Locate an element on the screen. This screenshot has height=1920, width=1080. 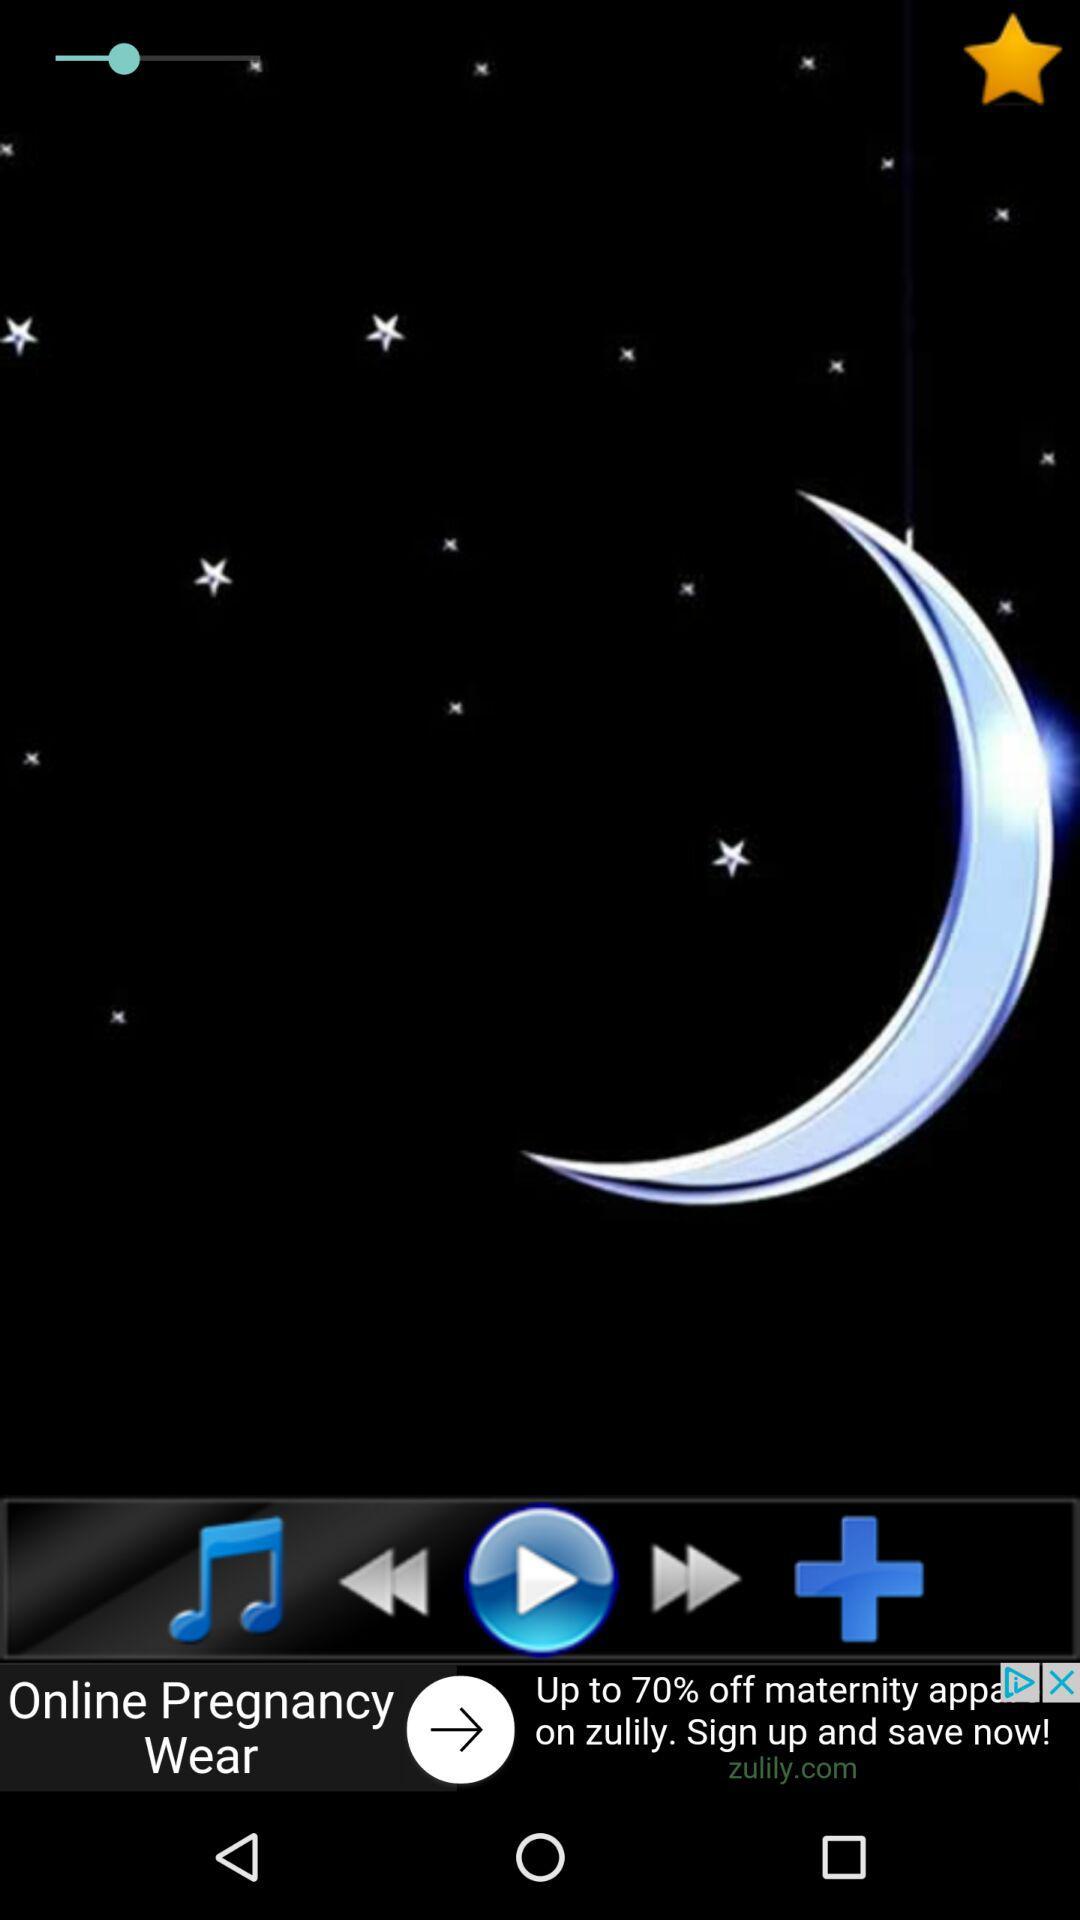
go back is located at coordinates (371, 1577).